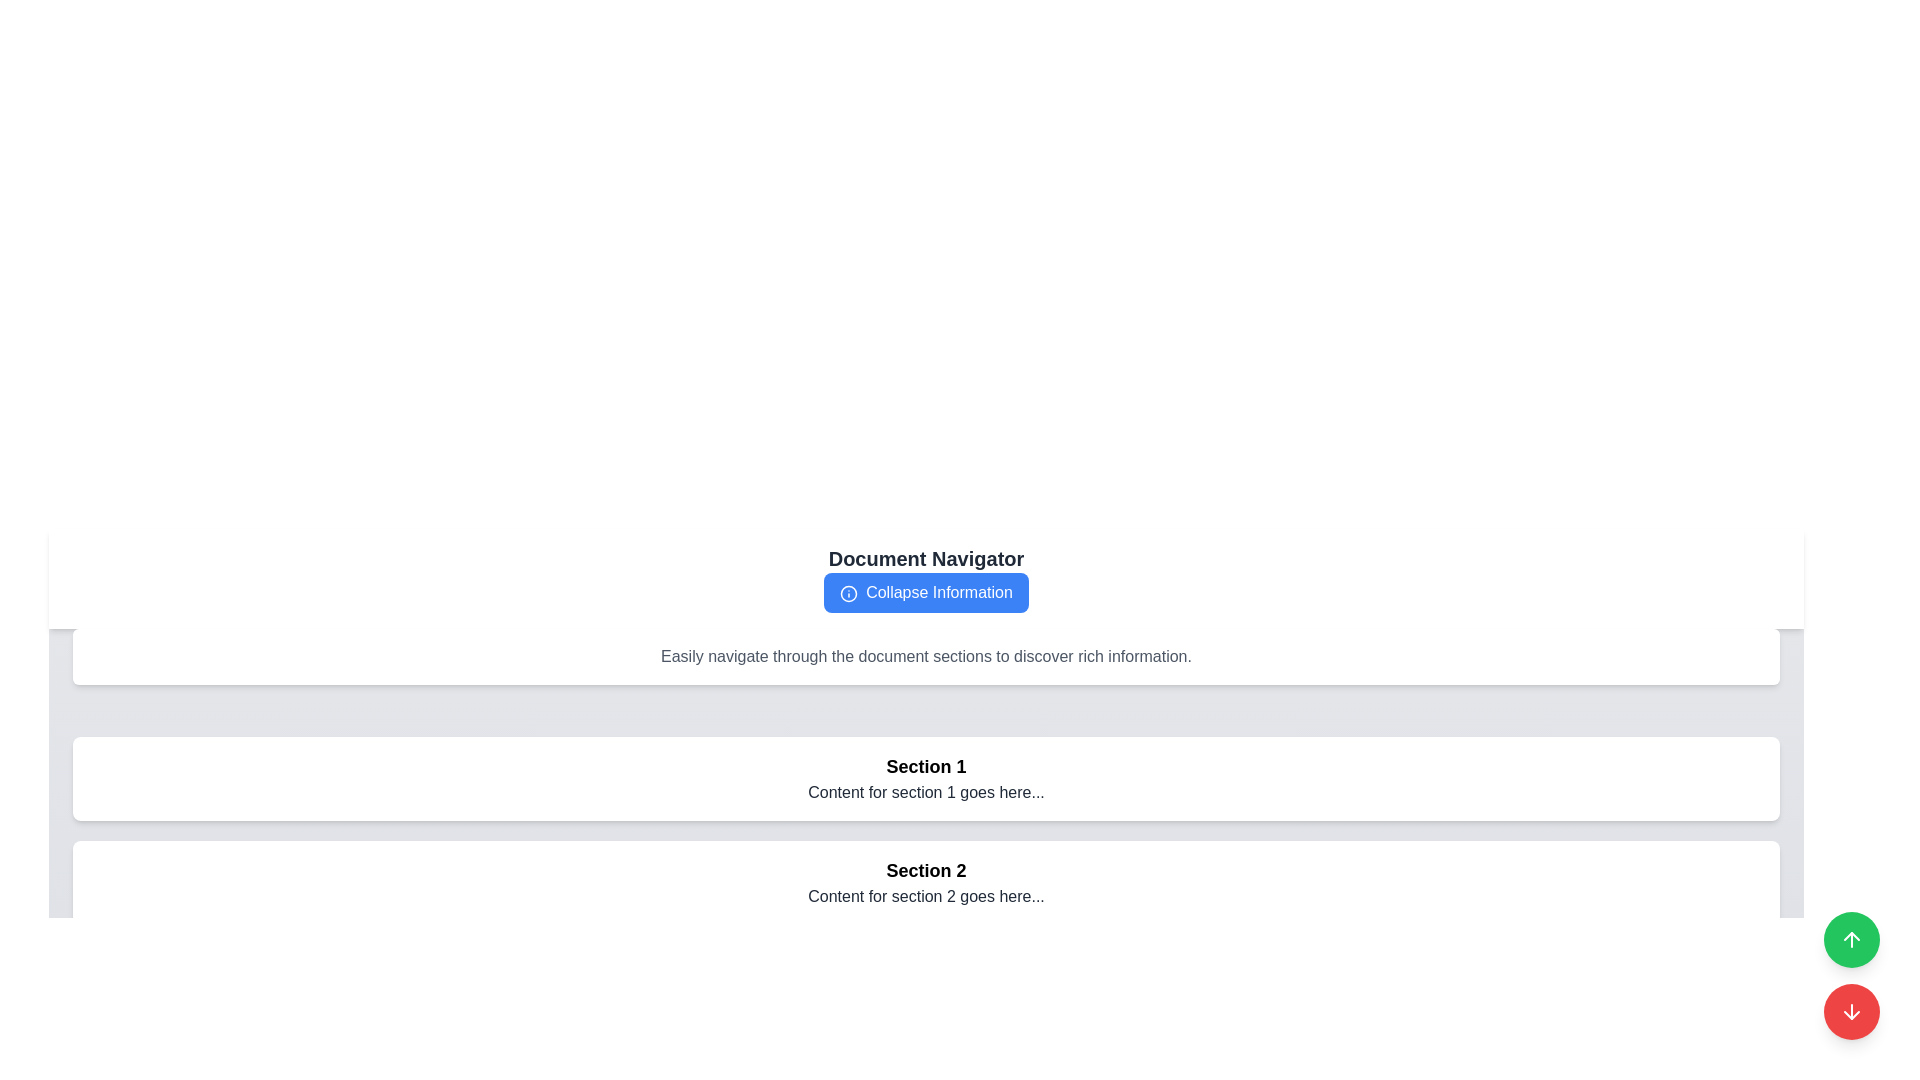  What do you see at coordinates (925, 896) in the screenshot?
I see `the static text element that displays 'Content for section 2 goes here...' which is located below the title 'Section 2' in the interface` at bounding box center [925, 896].